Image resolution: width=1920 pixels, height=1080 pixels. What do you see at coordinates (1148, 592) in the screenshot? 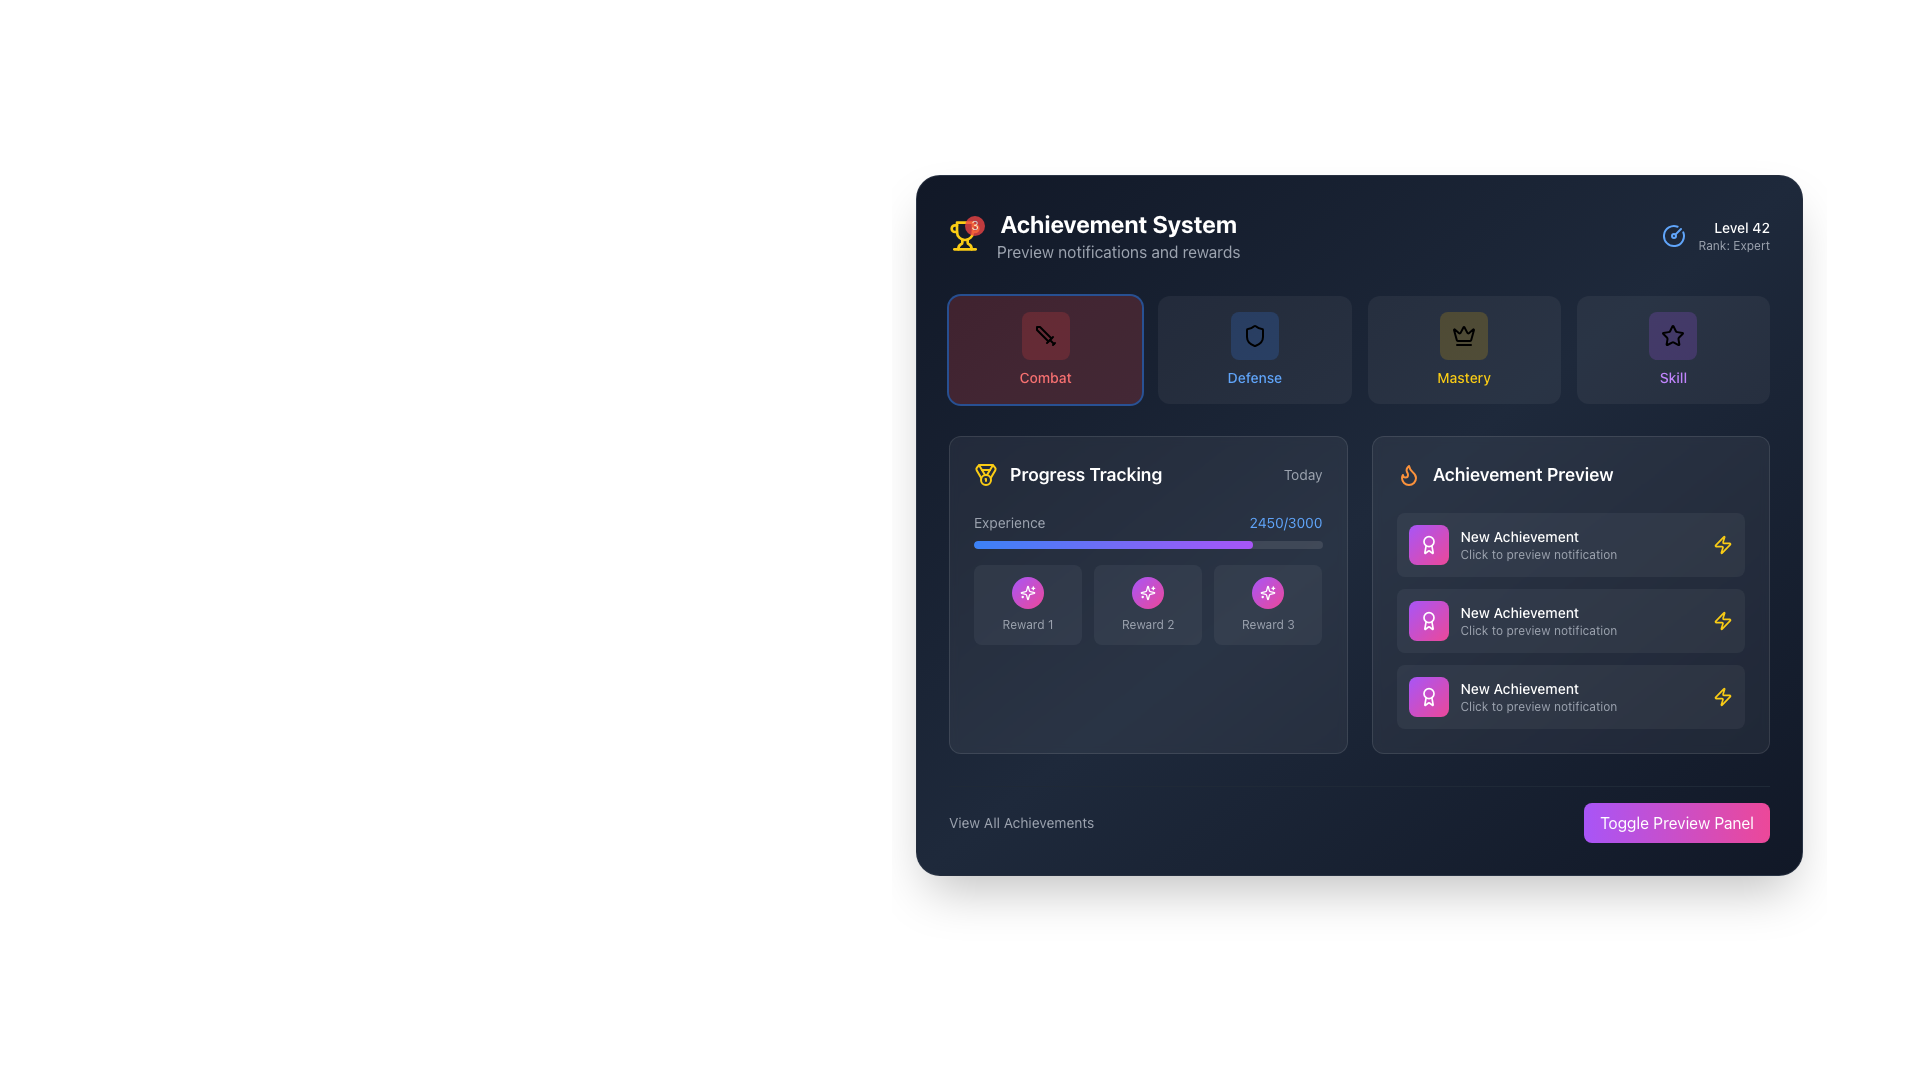
I see `the 'Reward 2' button located in the middle of the 'Progress Tracking' section below the experience bar` at bounding box center [1148, 592].